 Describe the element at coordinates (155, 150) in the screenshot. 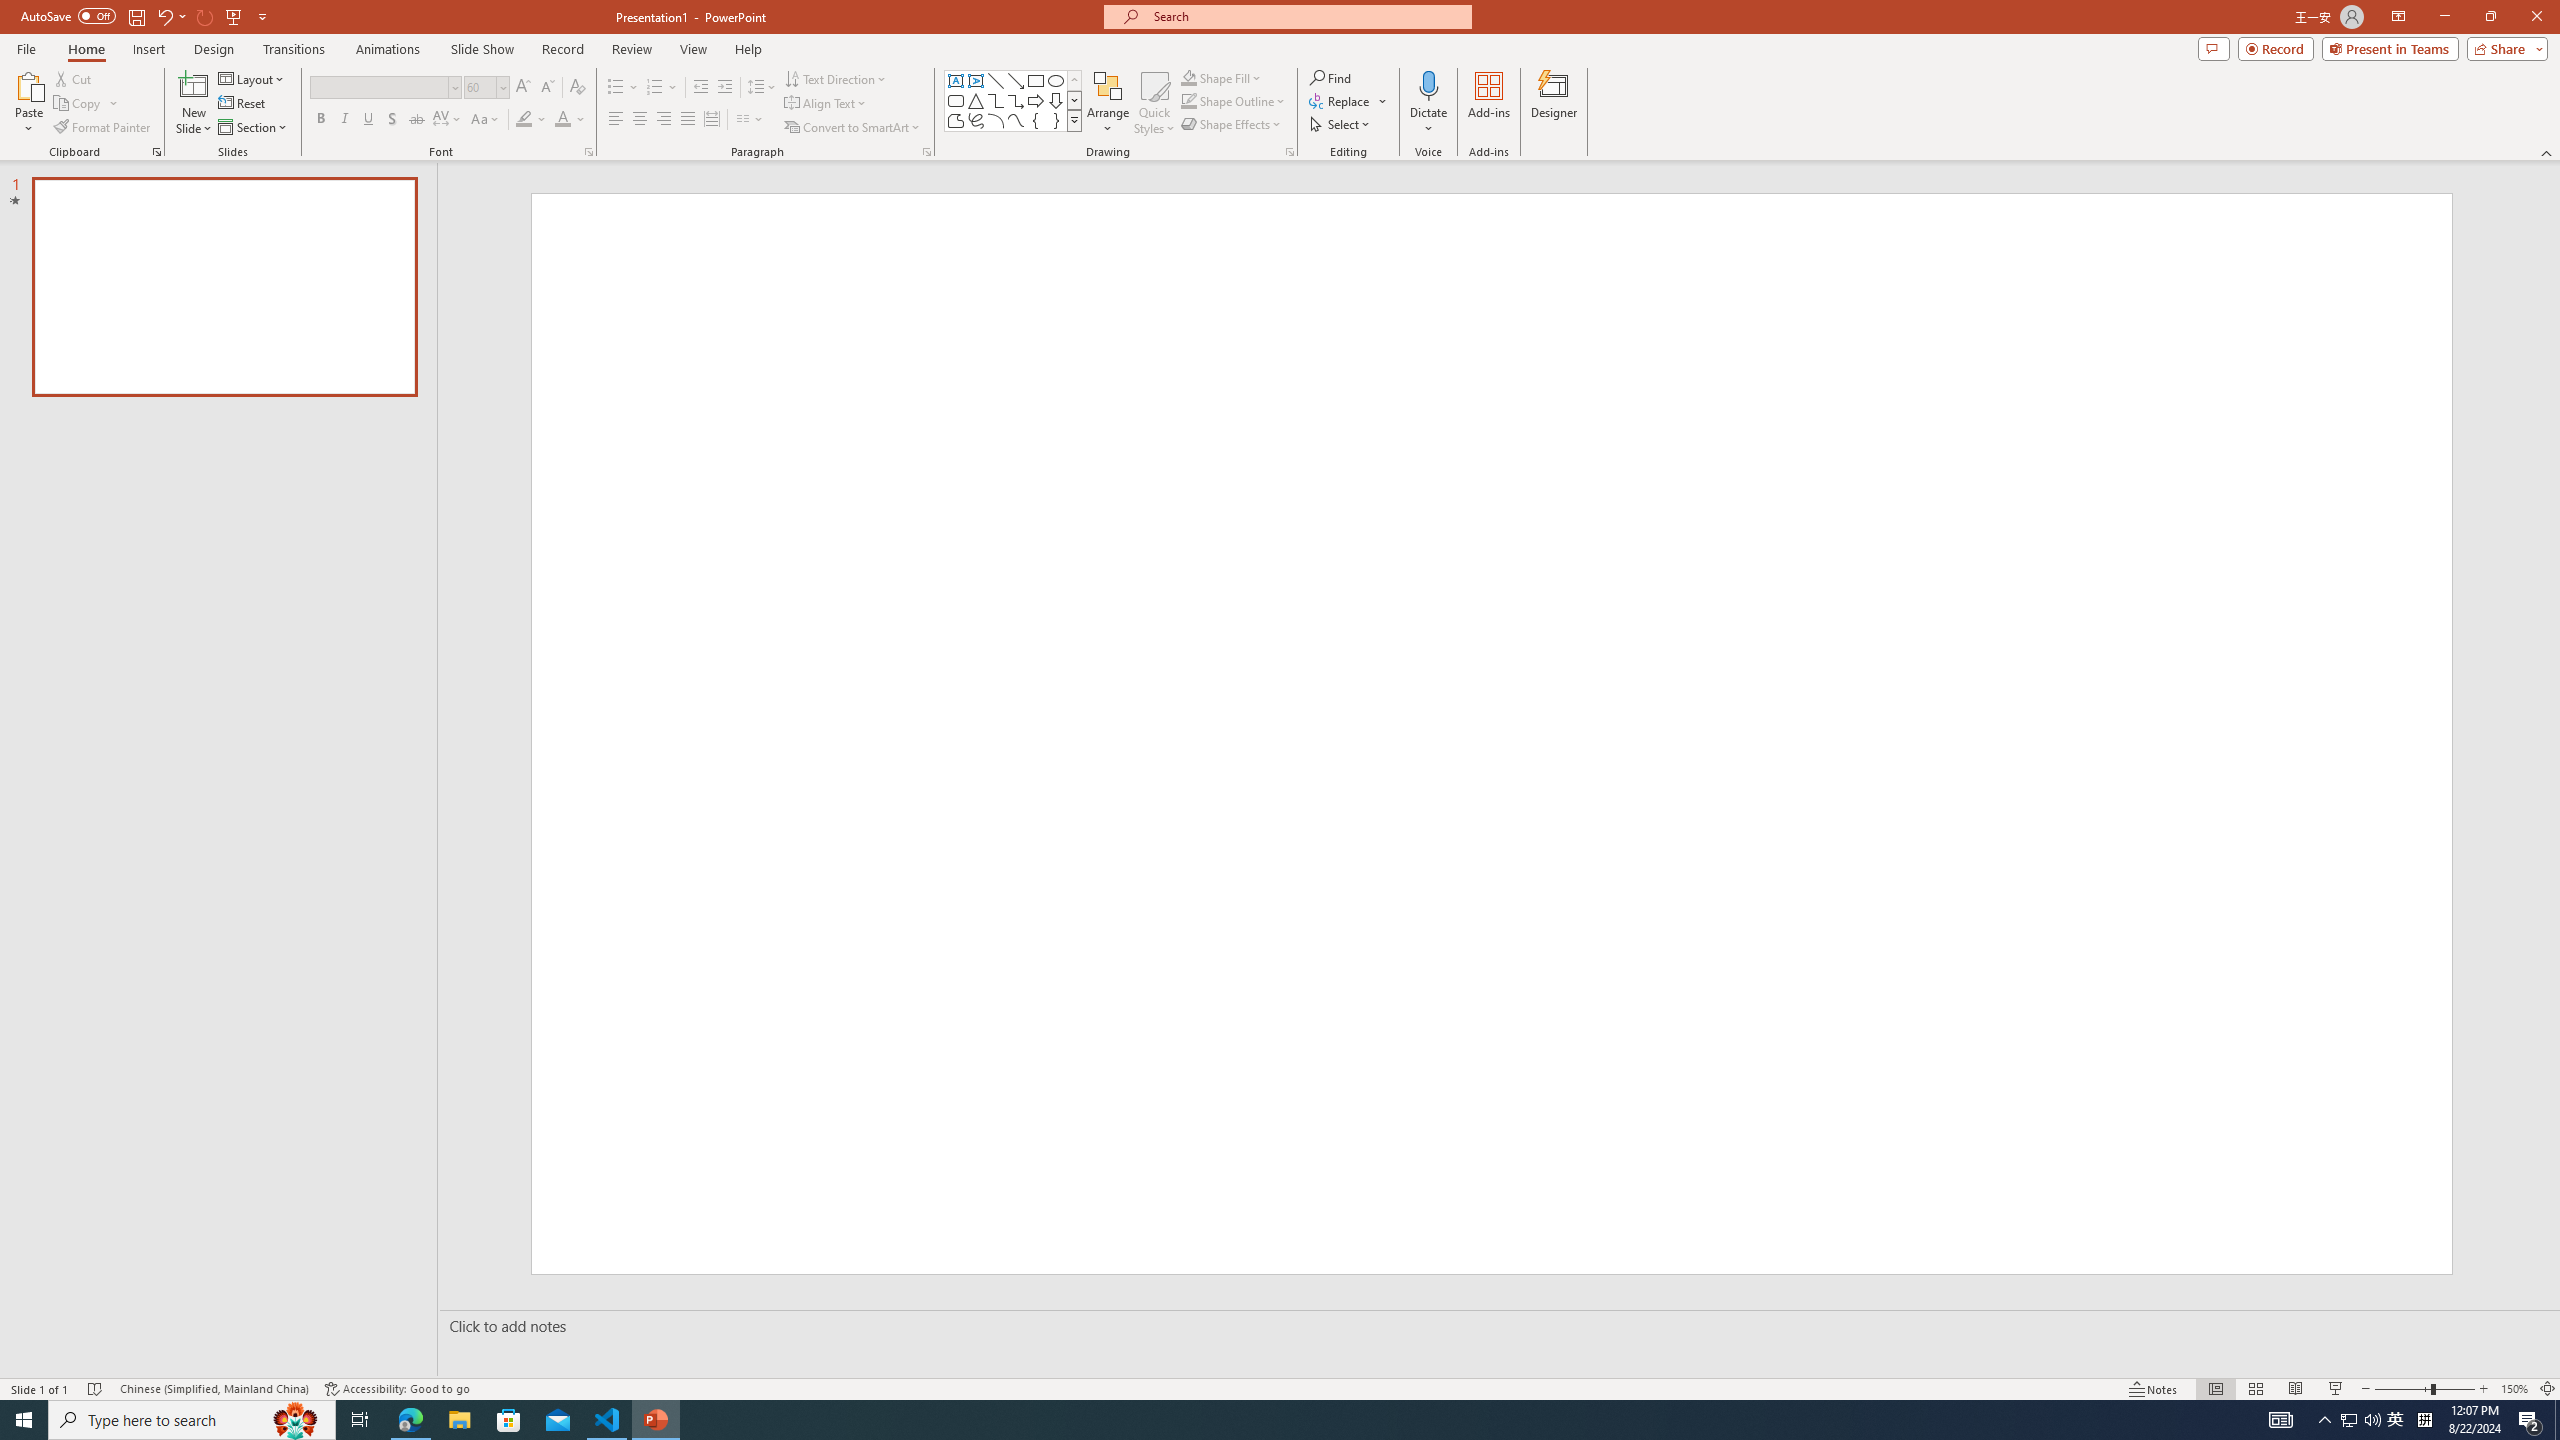

I see `'Office Clipboard...'` at that location.